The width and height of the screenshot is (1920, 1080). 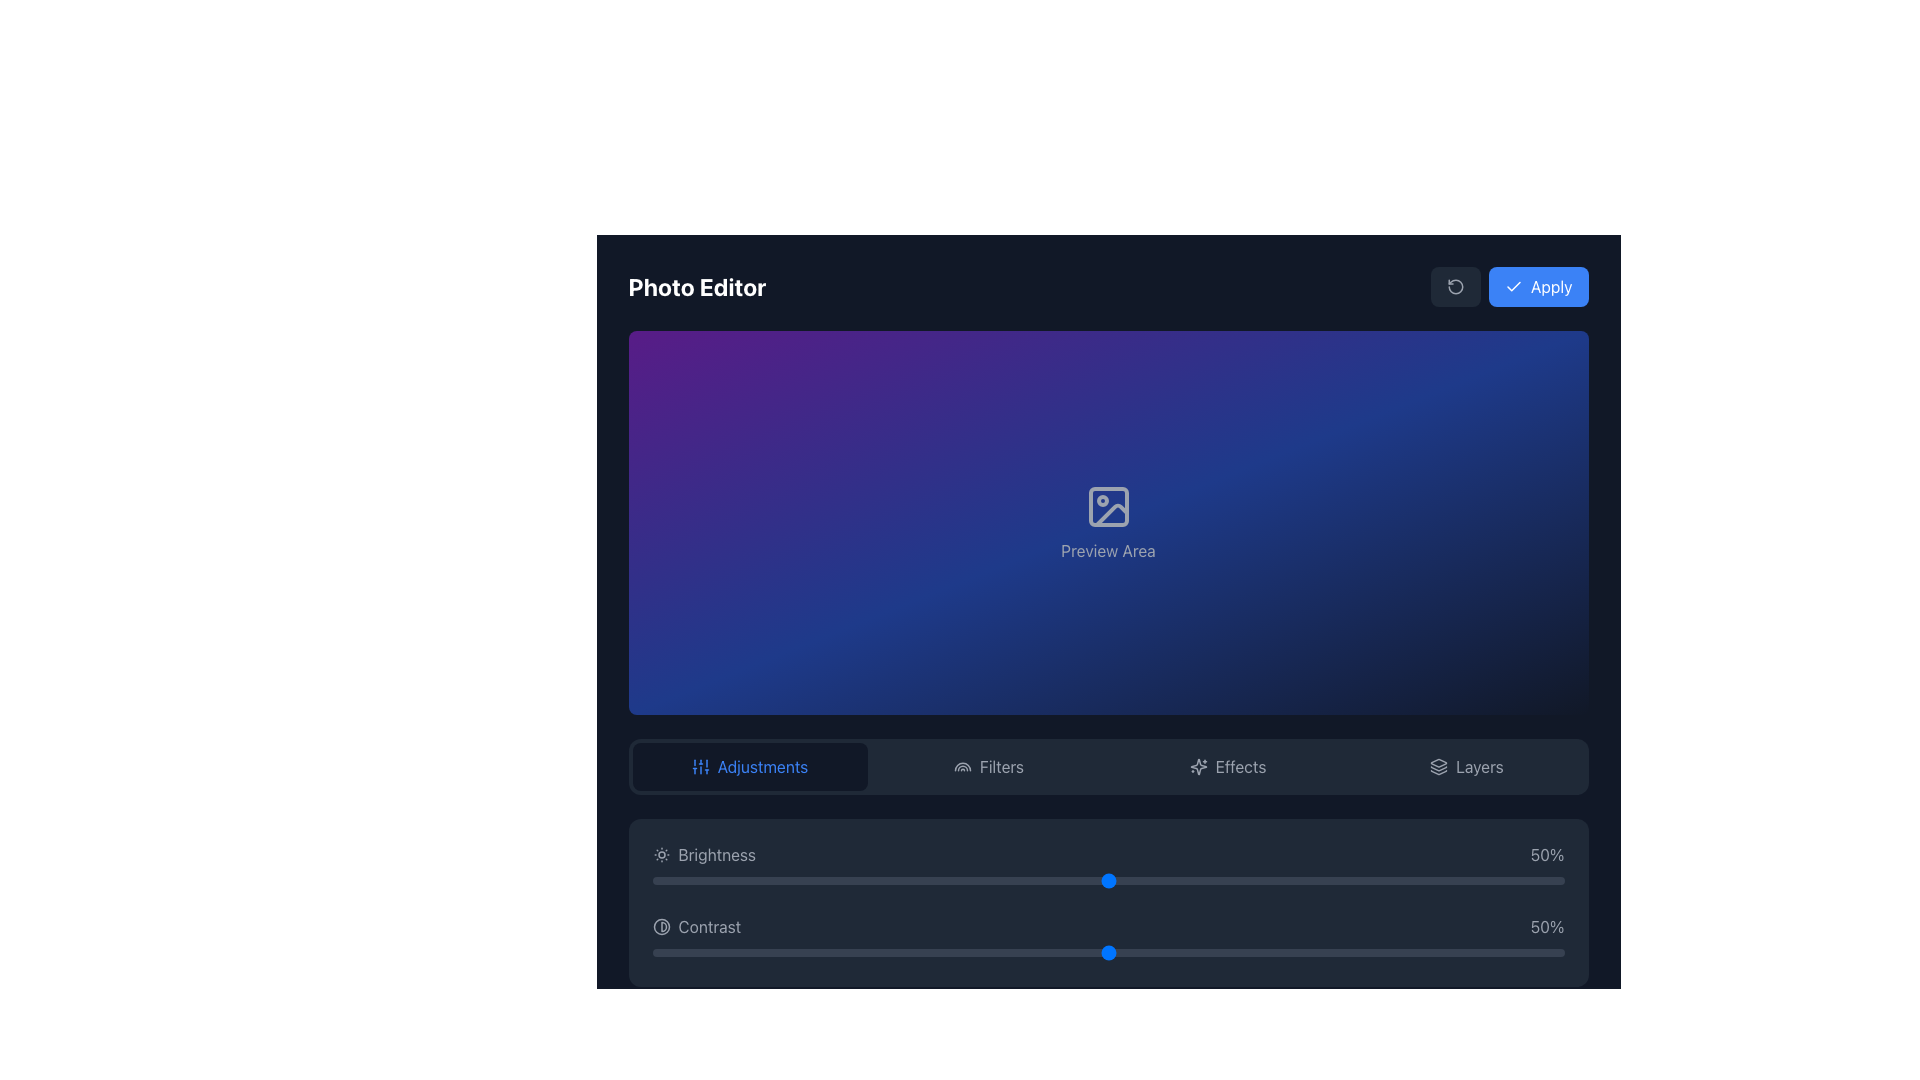 What do you see at coordinates (1371, 951) in the screenshot?
I see `the contrast` at bounding box center [1371, 951].